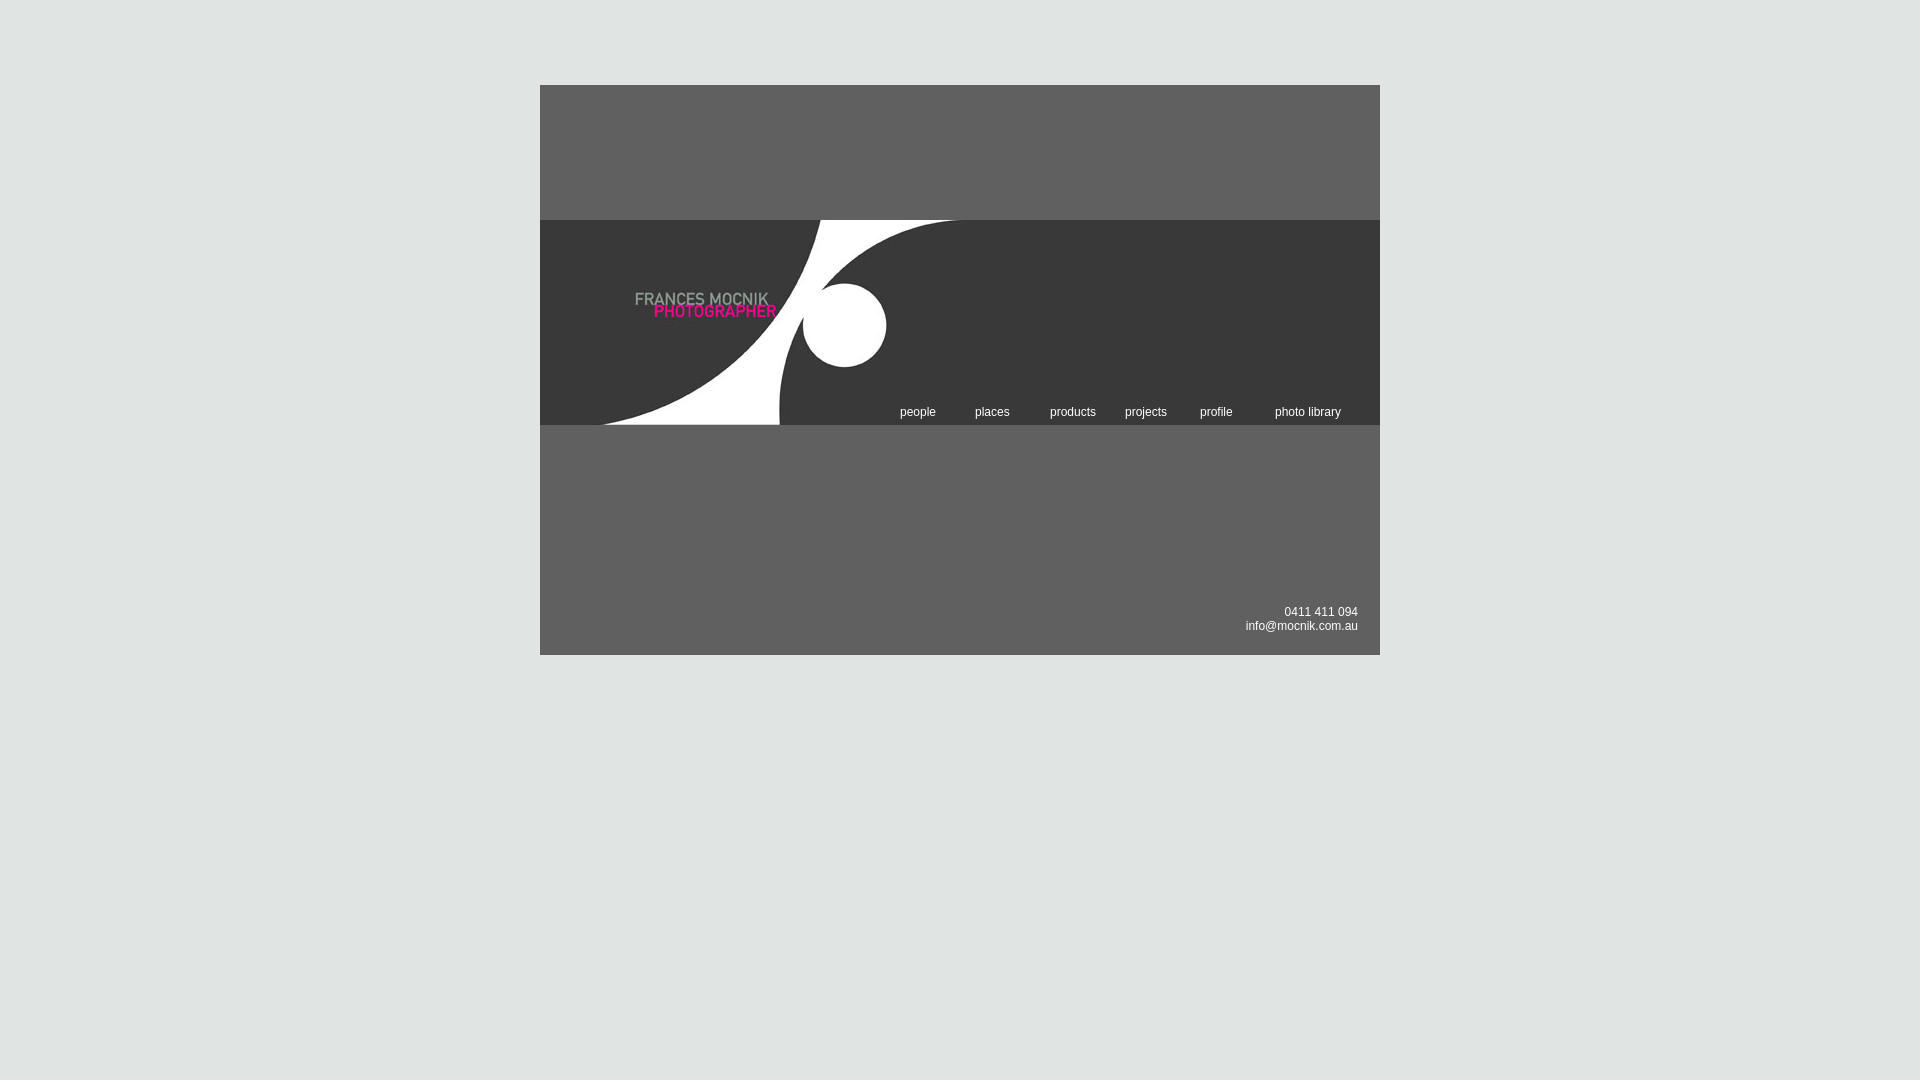 The width and height of the screenshot is (1920, 1080). I want to click on 'places', so click(974, 411).